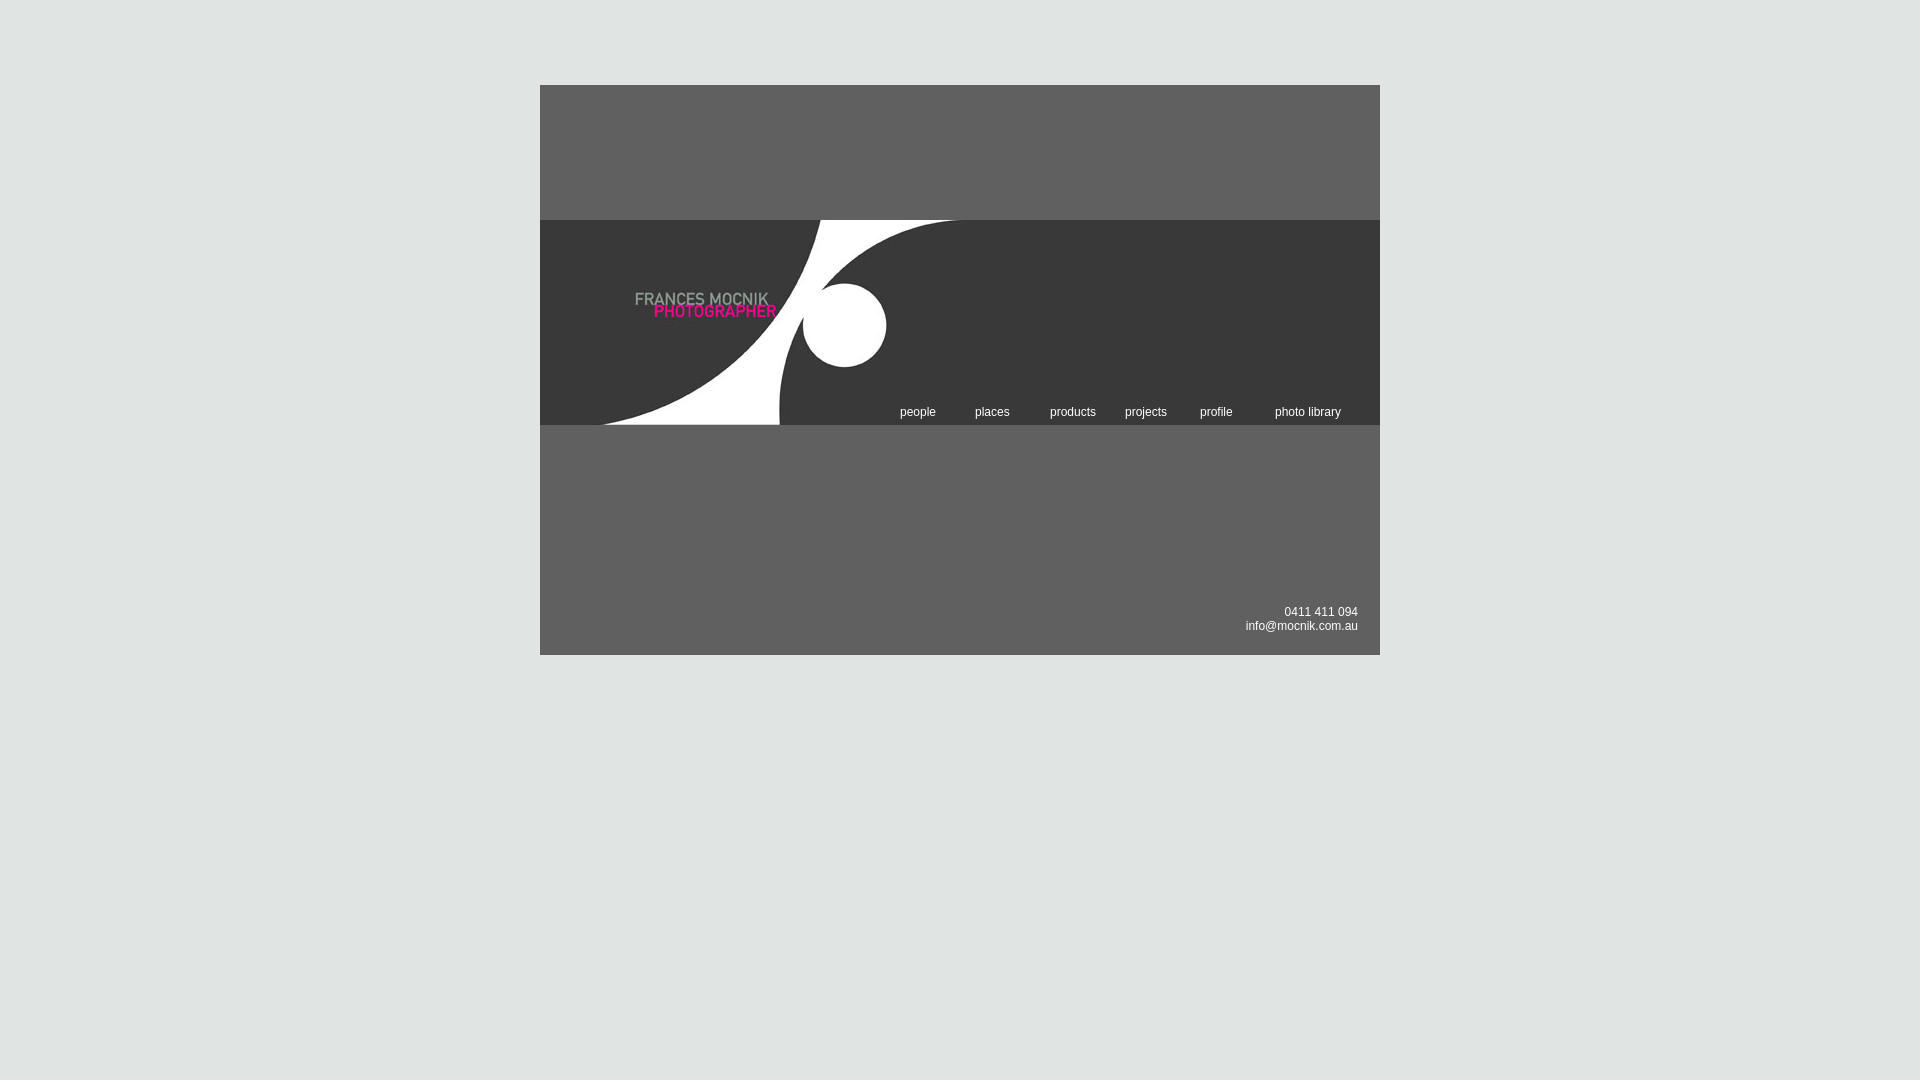 The width and height of the screenshot is (1920, 1080). I want to click on 'places', so click(974, 411).